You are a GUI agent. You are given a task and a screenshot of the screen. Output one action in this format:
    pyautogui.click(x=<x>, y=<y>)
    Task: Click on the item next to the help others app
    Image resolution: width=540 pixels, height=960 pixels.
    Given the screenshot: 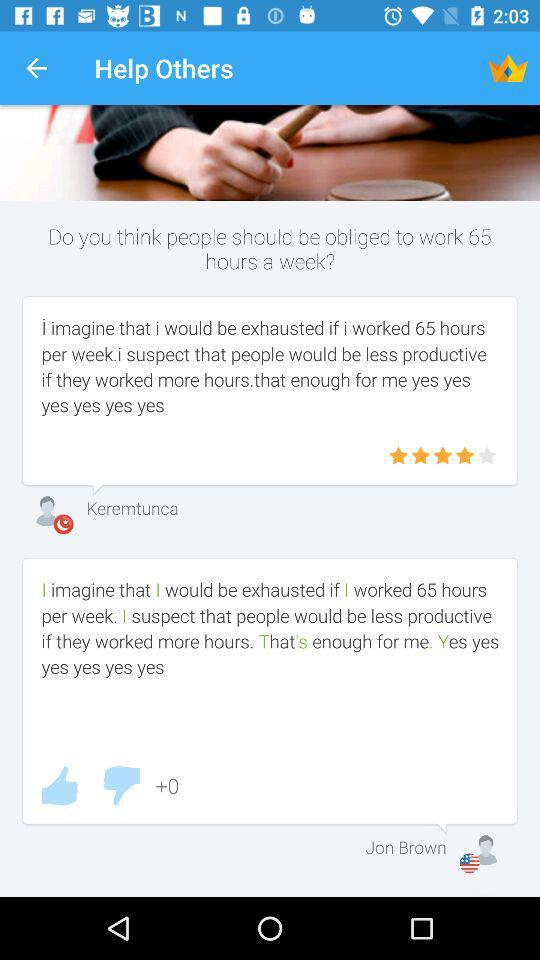 What is the action you would take?
    pyautogui.click(x=508, y=68)
    